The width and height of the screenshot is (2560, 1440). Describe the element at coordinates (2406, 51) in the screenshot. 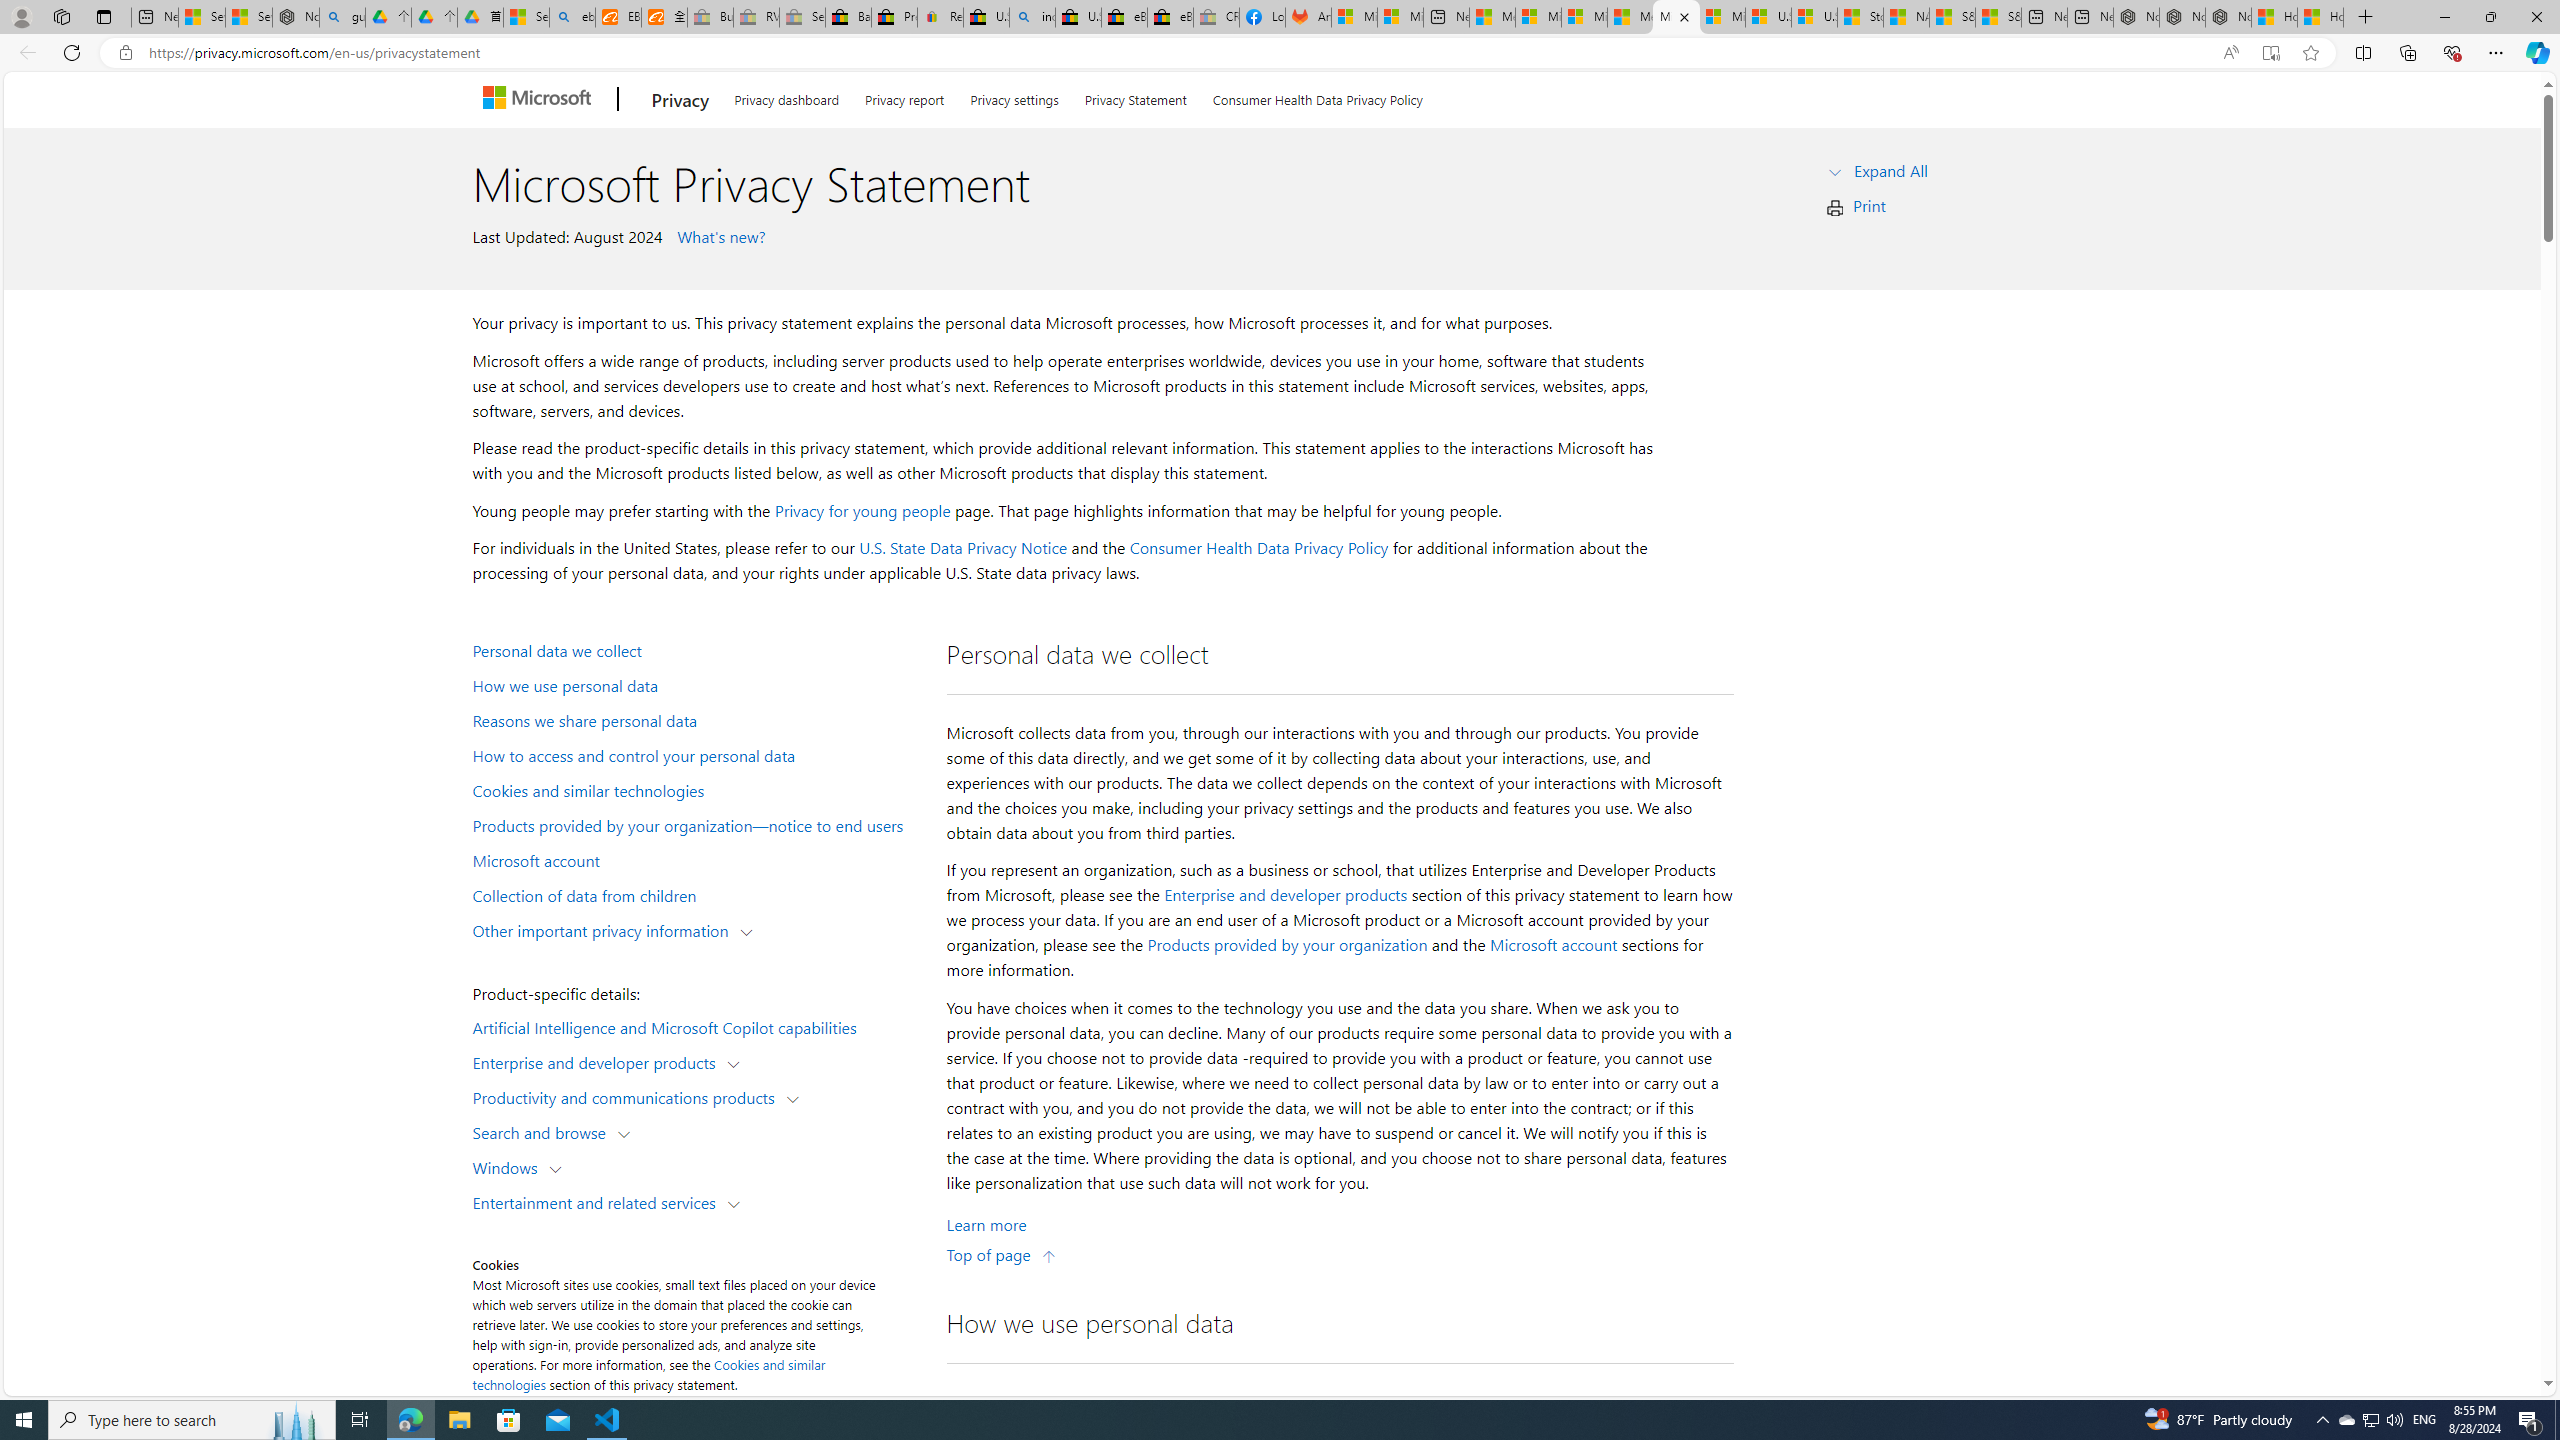

I see `'Collections'` at that location.